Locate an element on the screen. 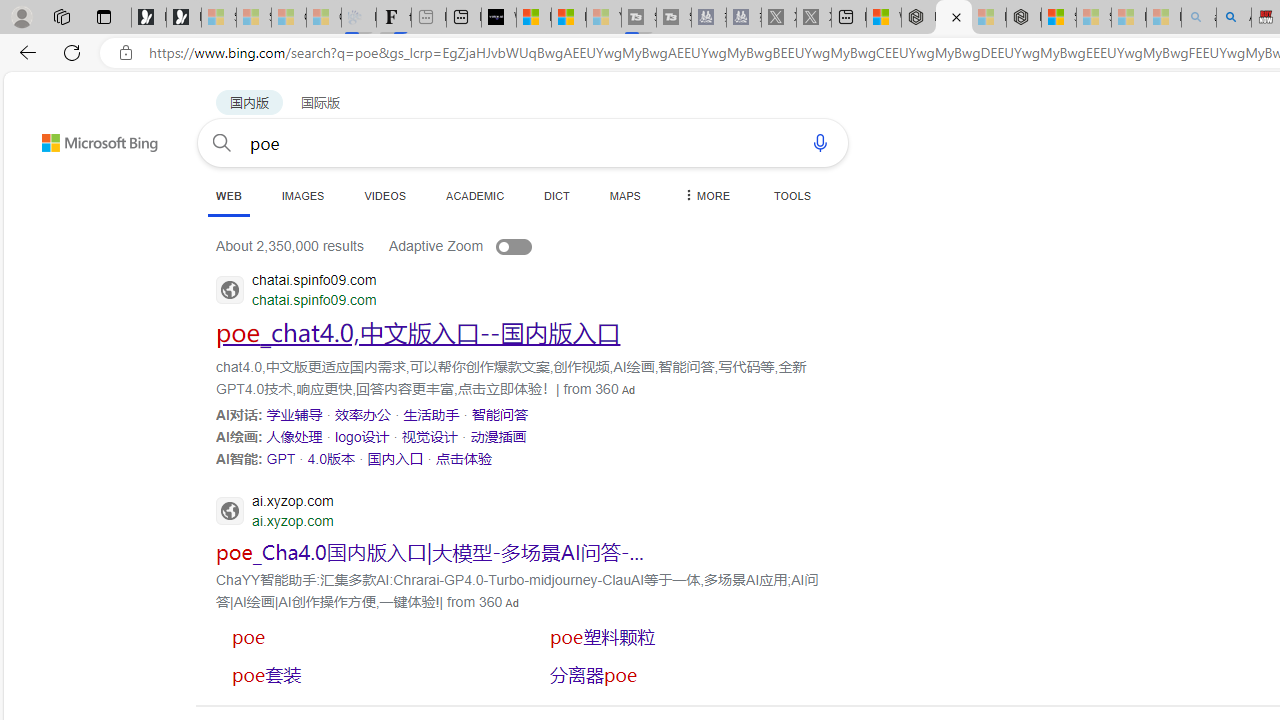 The image size is (1280, 720). 'Streaming Coverage | T3 - Sleeping' is located at coordinates (638, 17).